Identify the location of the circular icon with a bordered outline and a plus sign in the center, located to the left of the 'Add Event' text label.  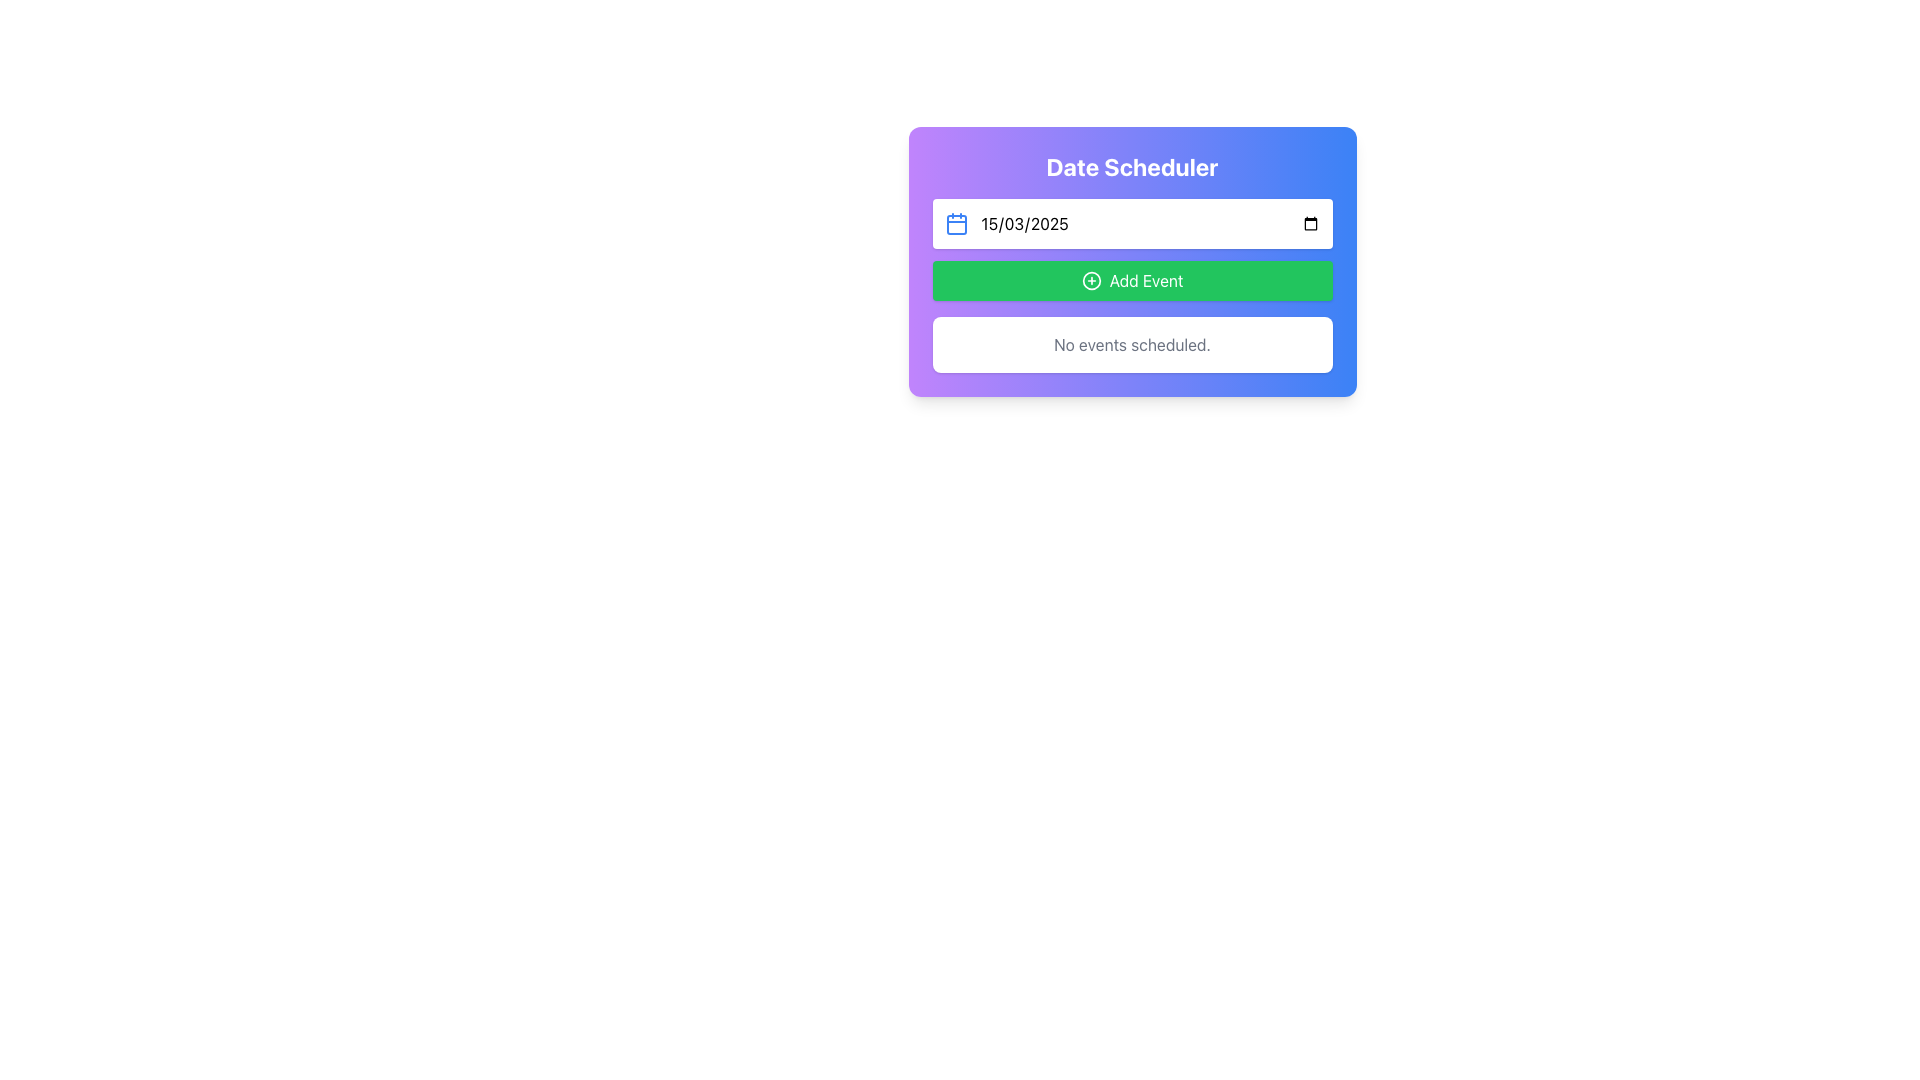
(1090, 281).